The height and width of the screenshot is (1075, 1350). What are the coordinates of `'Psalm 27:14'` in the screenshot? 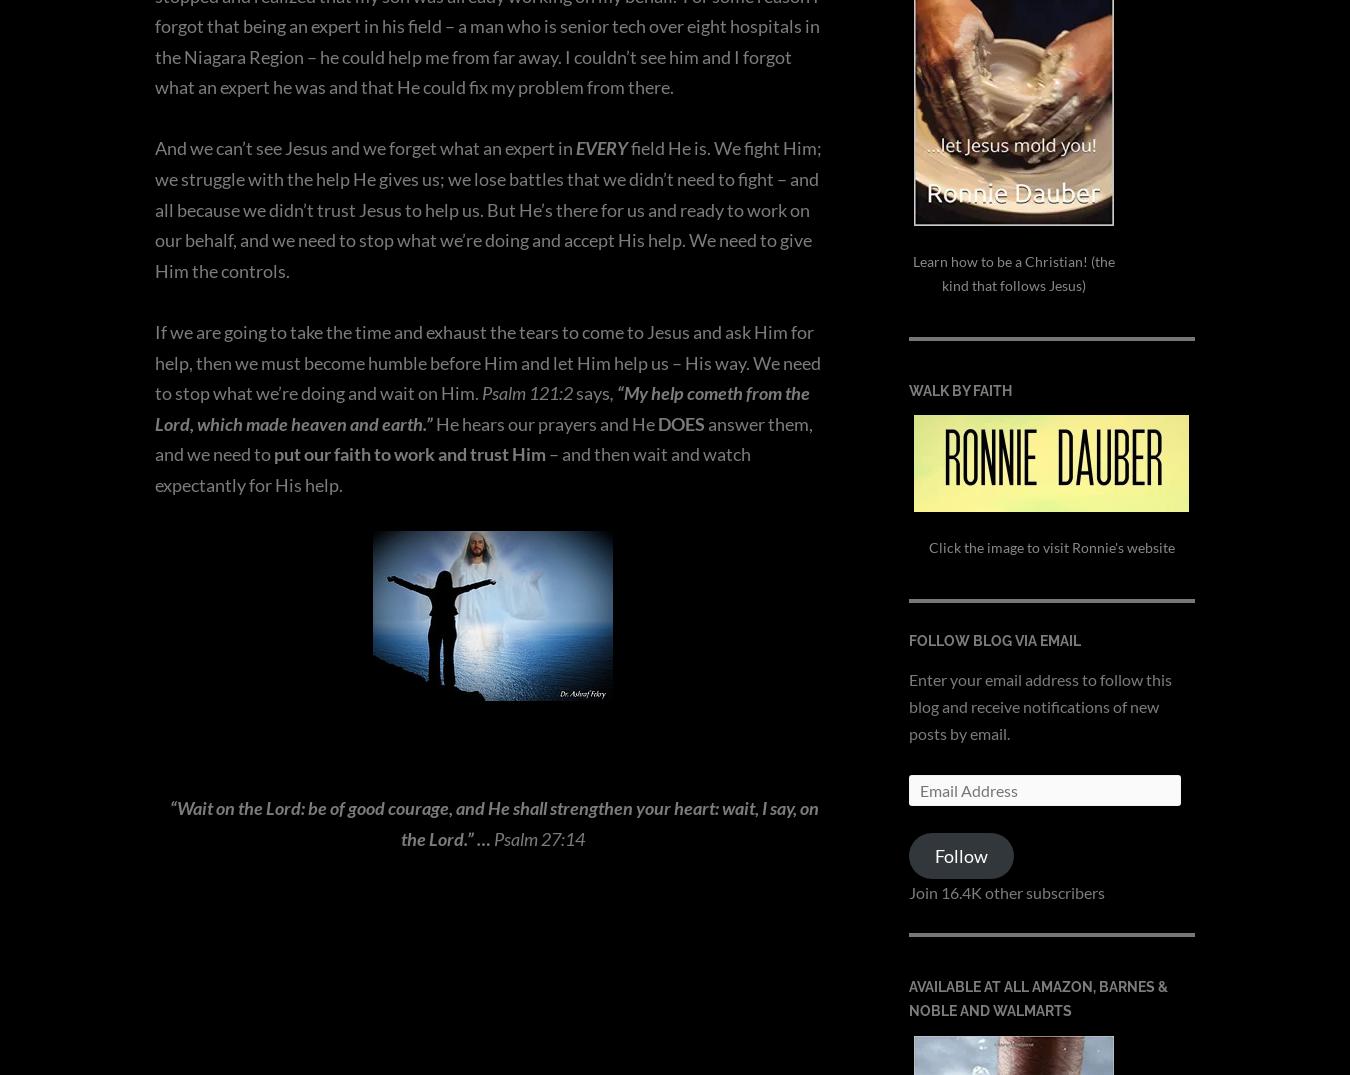 It's located at (538, 837).